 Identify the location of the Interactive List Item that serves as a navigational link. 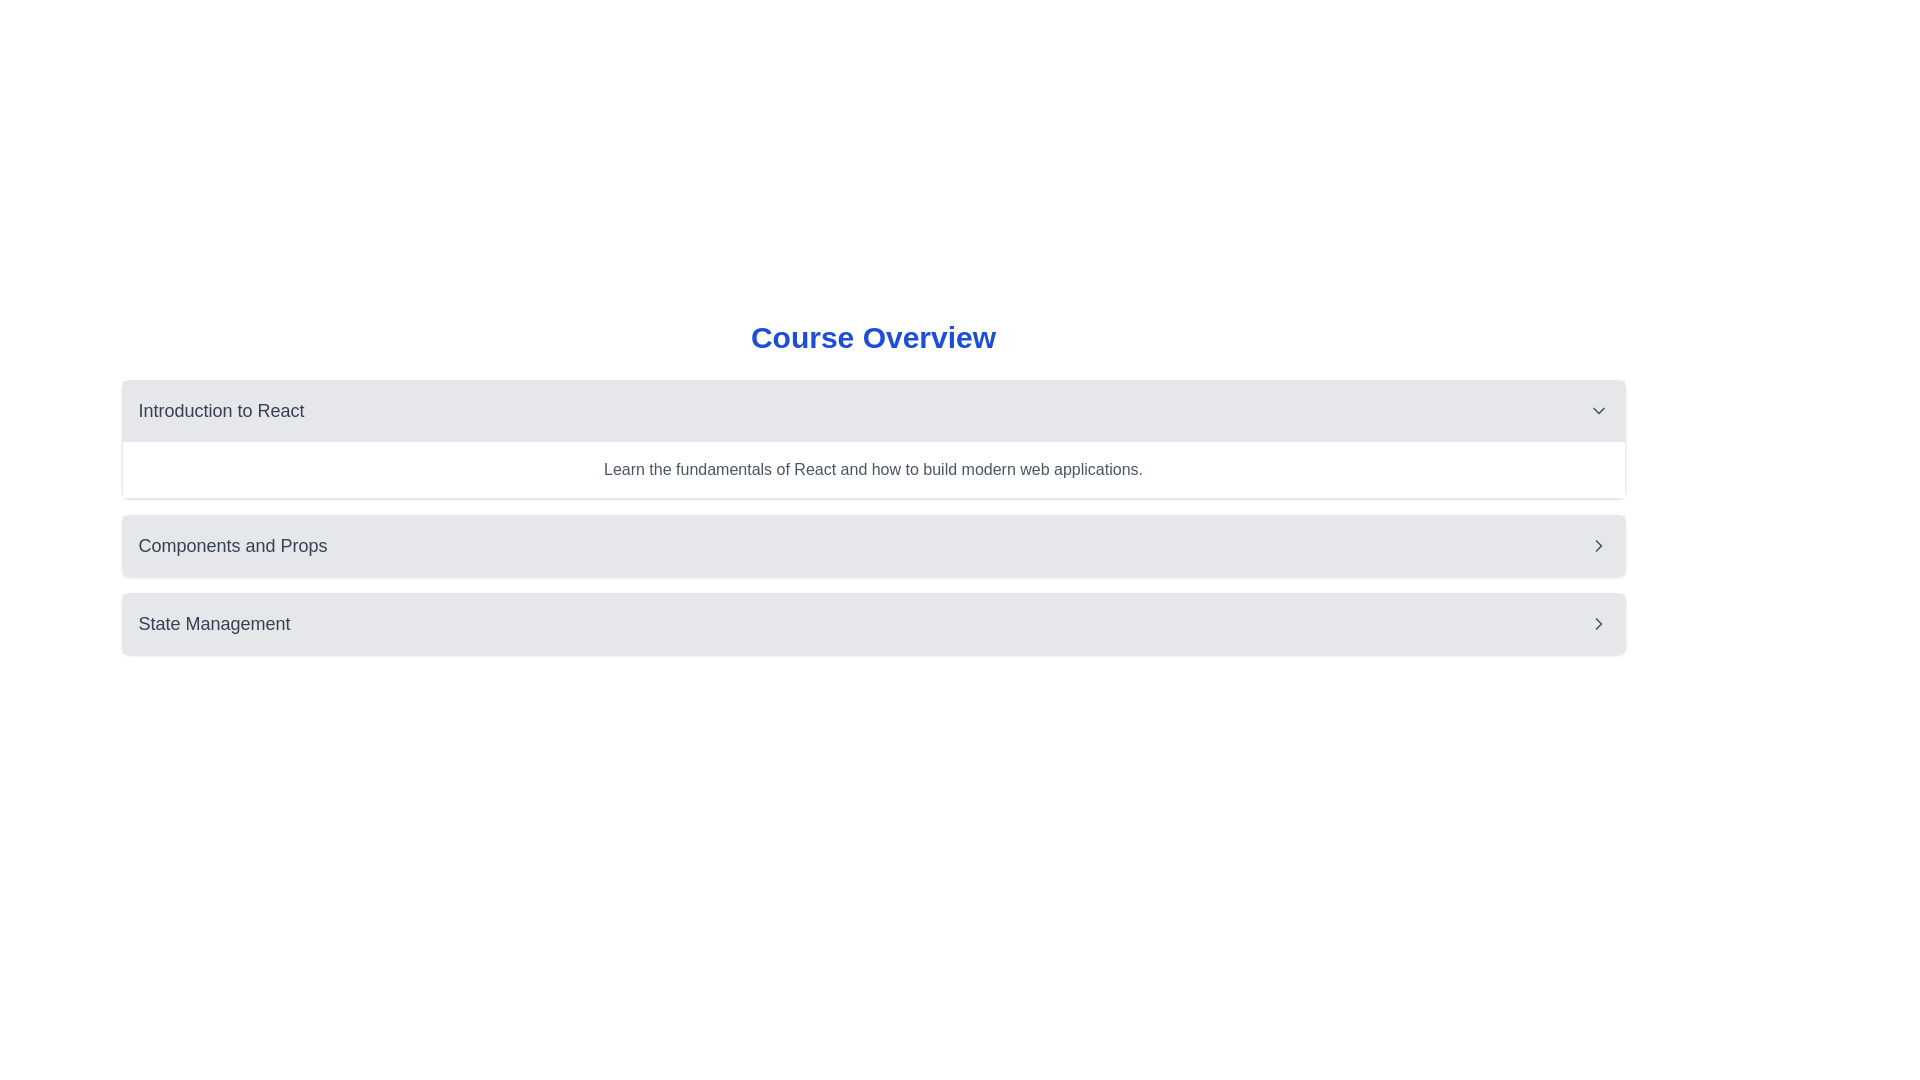
(873, 546).